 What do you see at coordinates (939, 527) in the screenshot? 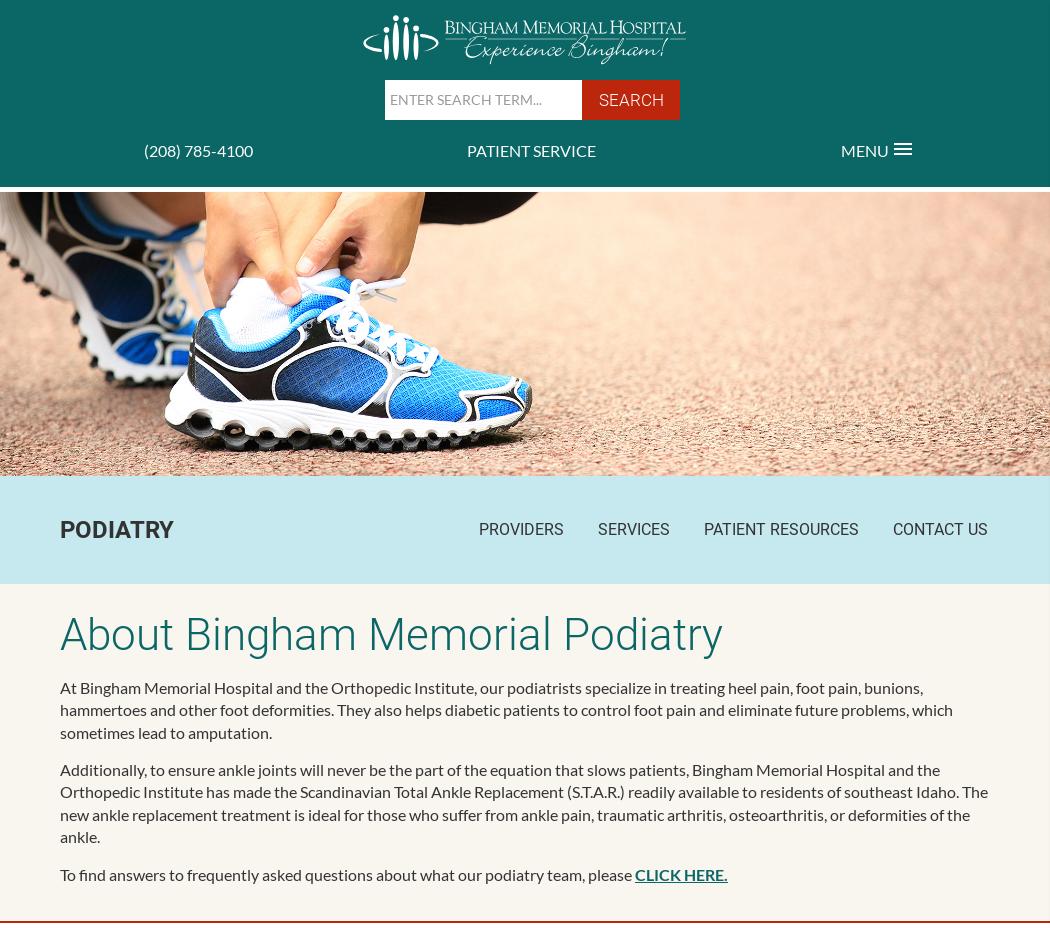
I see `'Contact Us'` at bounding box center [939, 527].